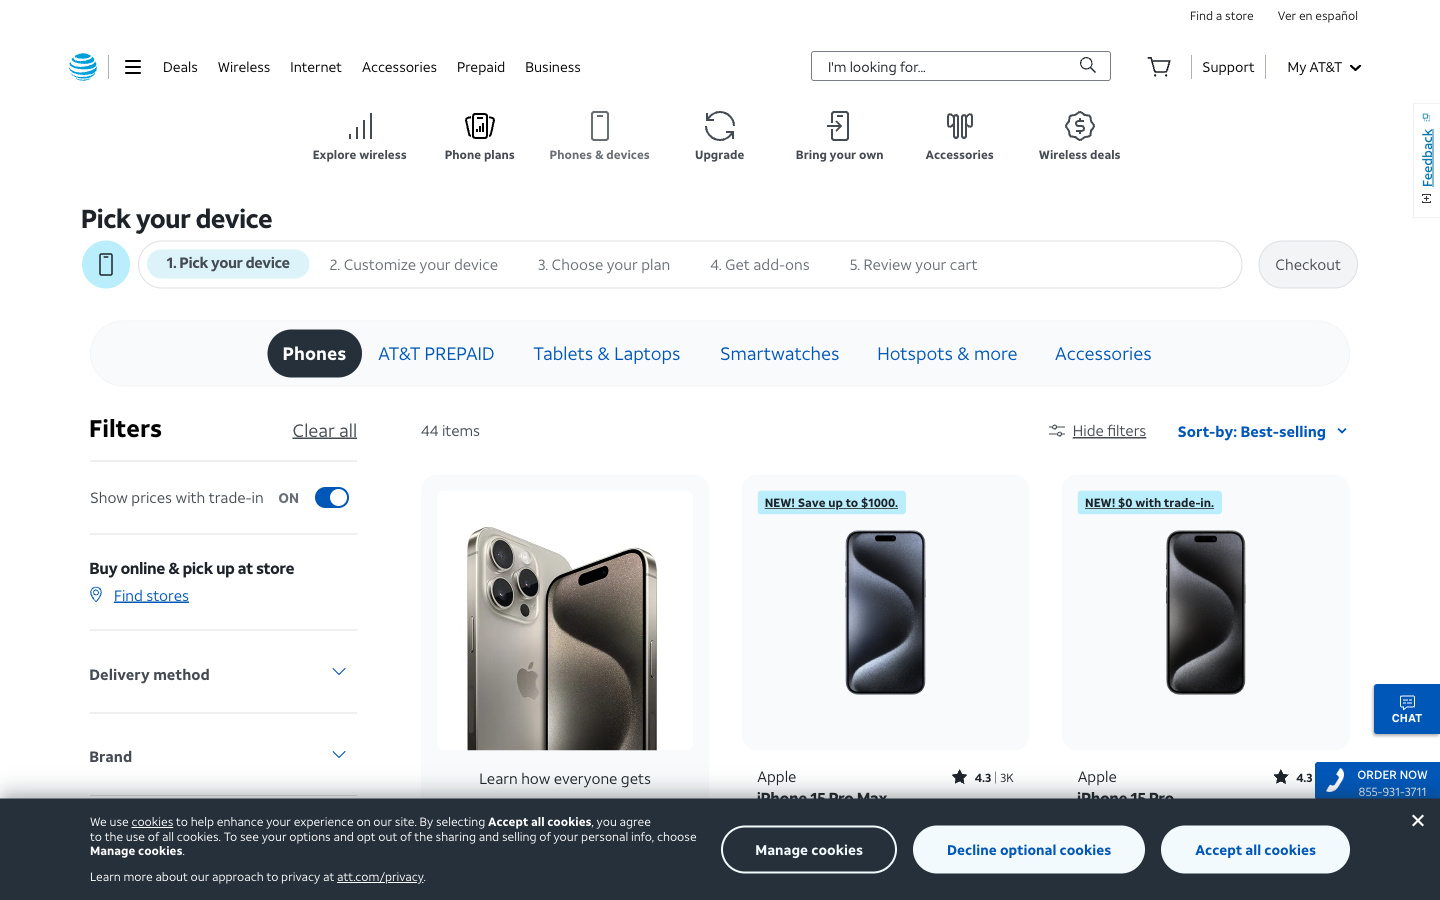 Image resolution: width=1440 pixels, height=900 pixels. I want to click on Opt for the topmost option mentioned in the My-AT&T selection dropdown, so click(1322, 65).